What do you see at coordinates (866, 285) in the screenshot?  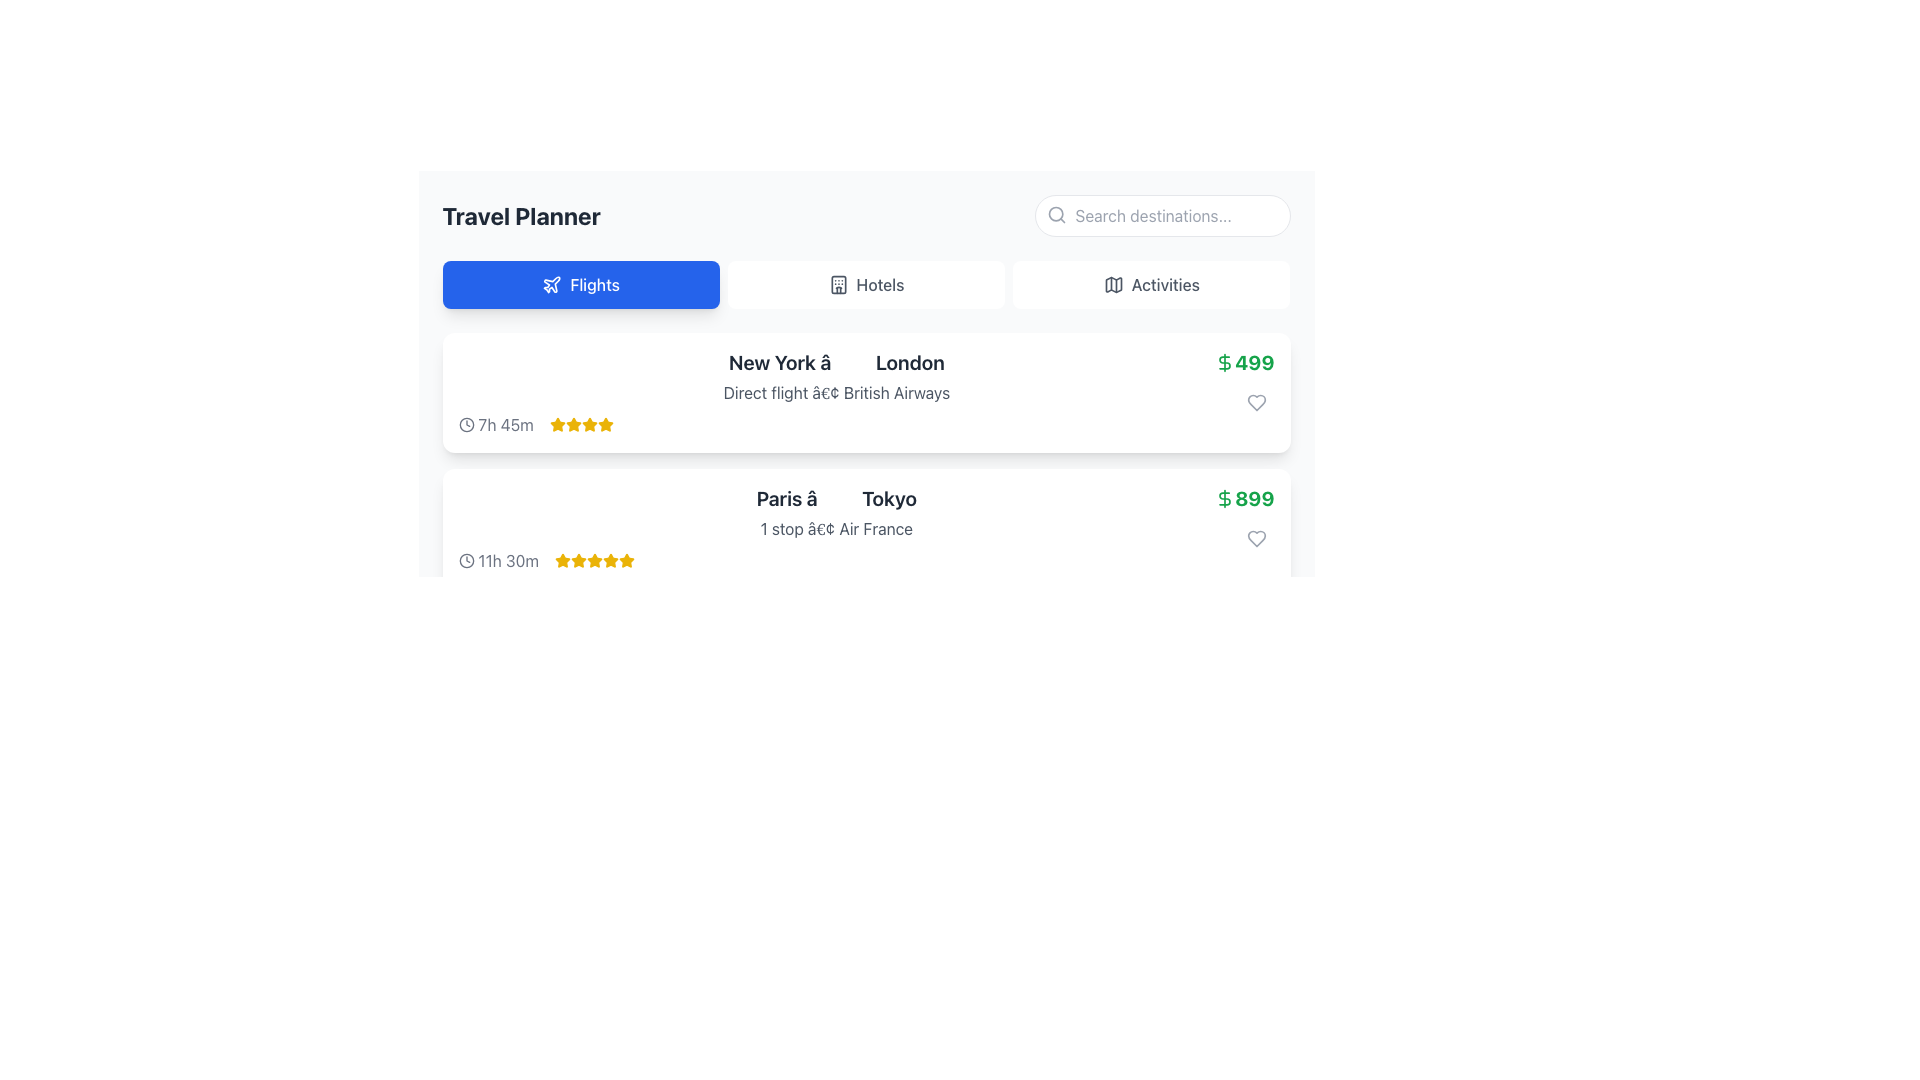 I see `the 'Hotels' button in the navigation bar to change its background color` at bounding box center [866, 285].